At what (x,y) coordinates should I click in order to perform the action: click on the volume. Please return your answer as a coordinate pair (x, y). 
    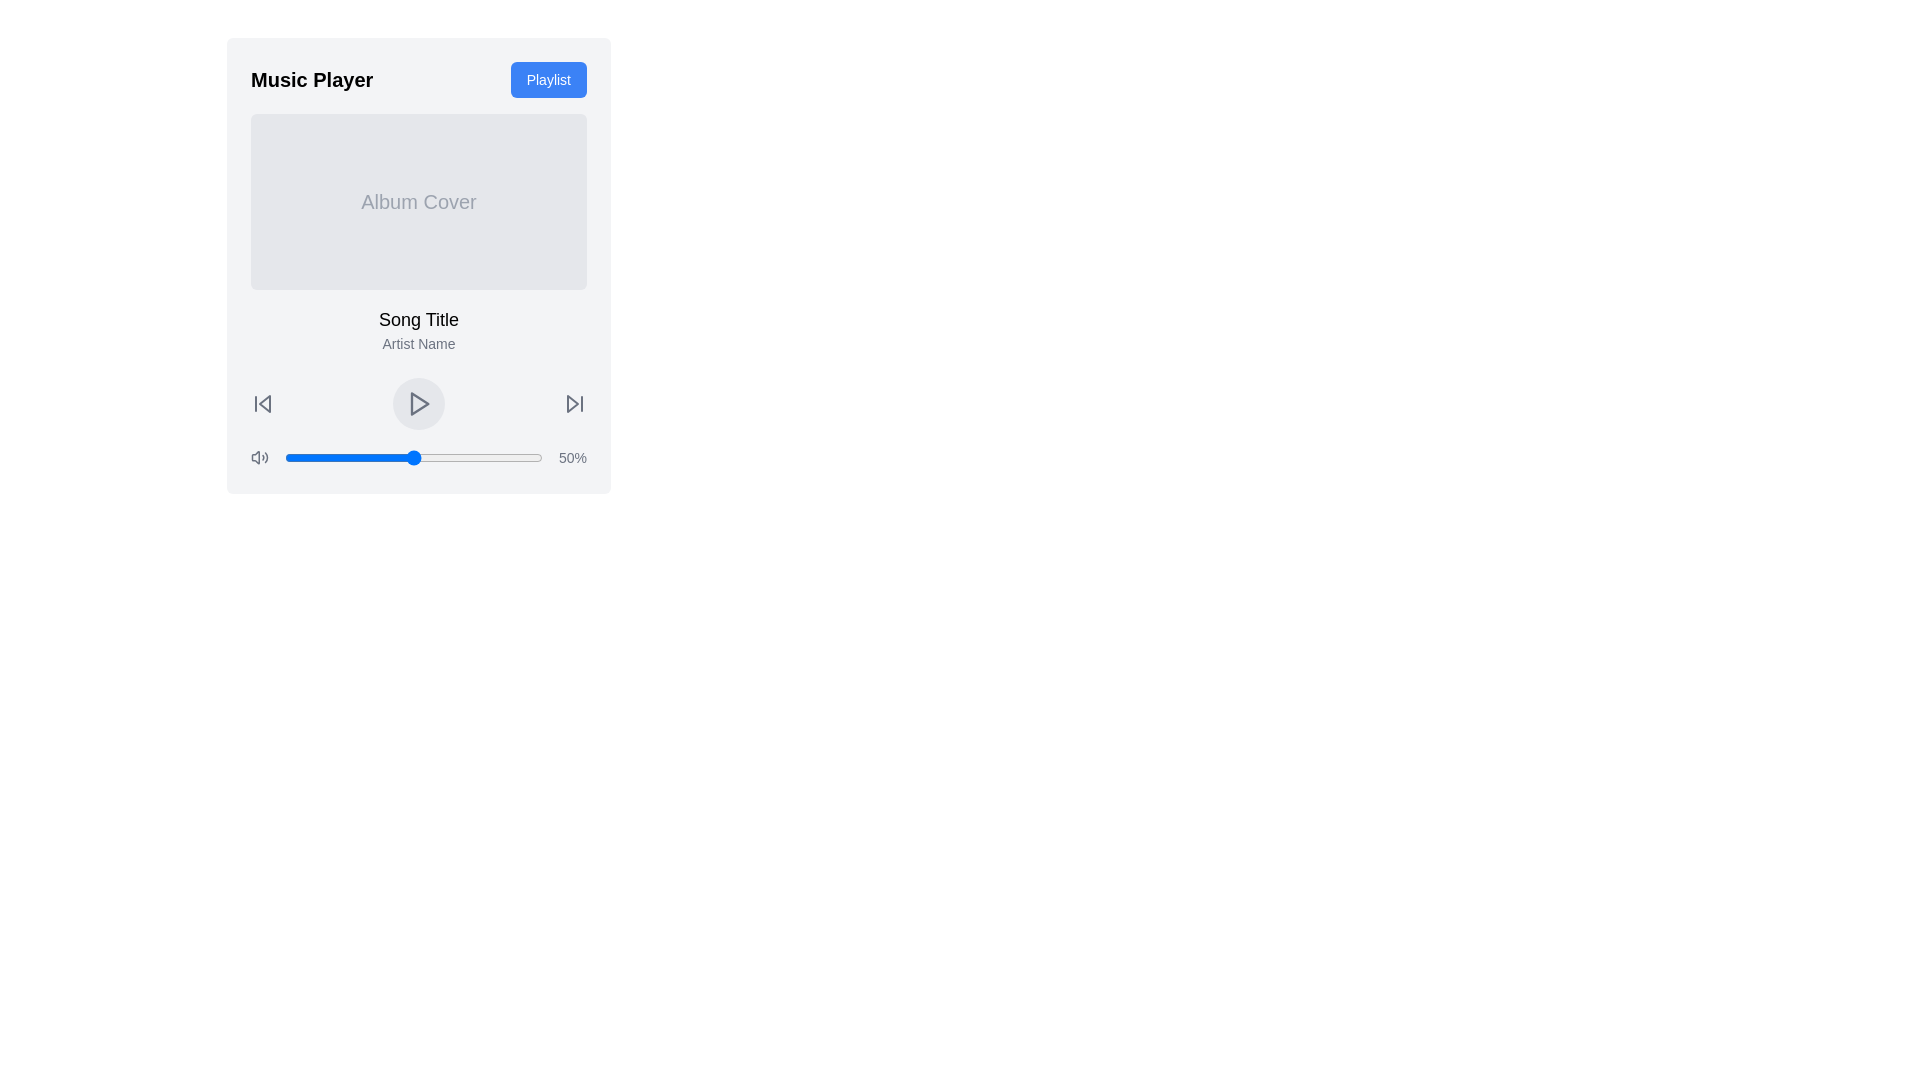
    Looking at the image, I should click on (493, 458).